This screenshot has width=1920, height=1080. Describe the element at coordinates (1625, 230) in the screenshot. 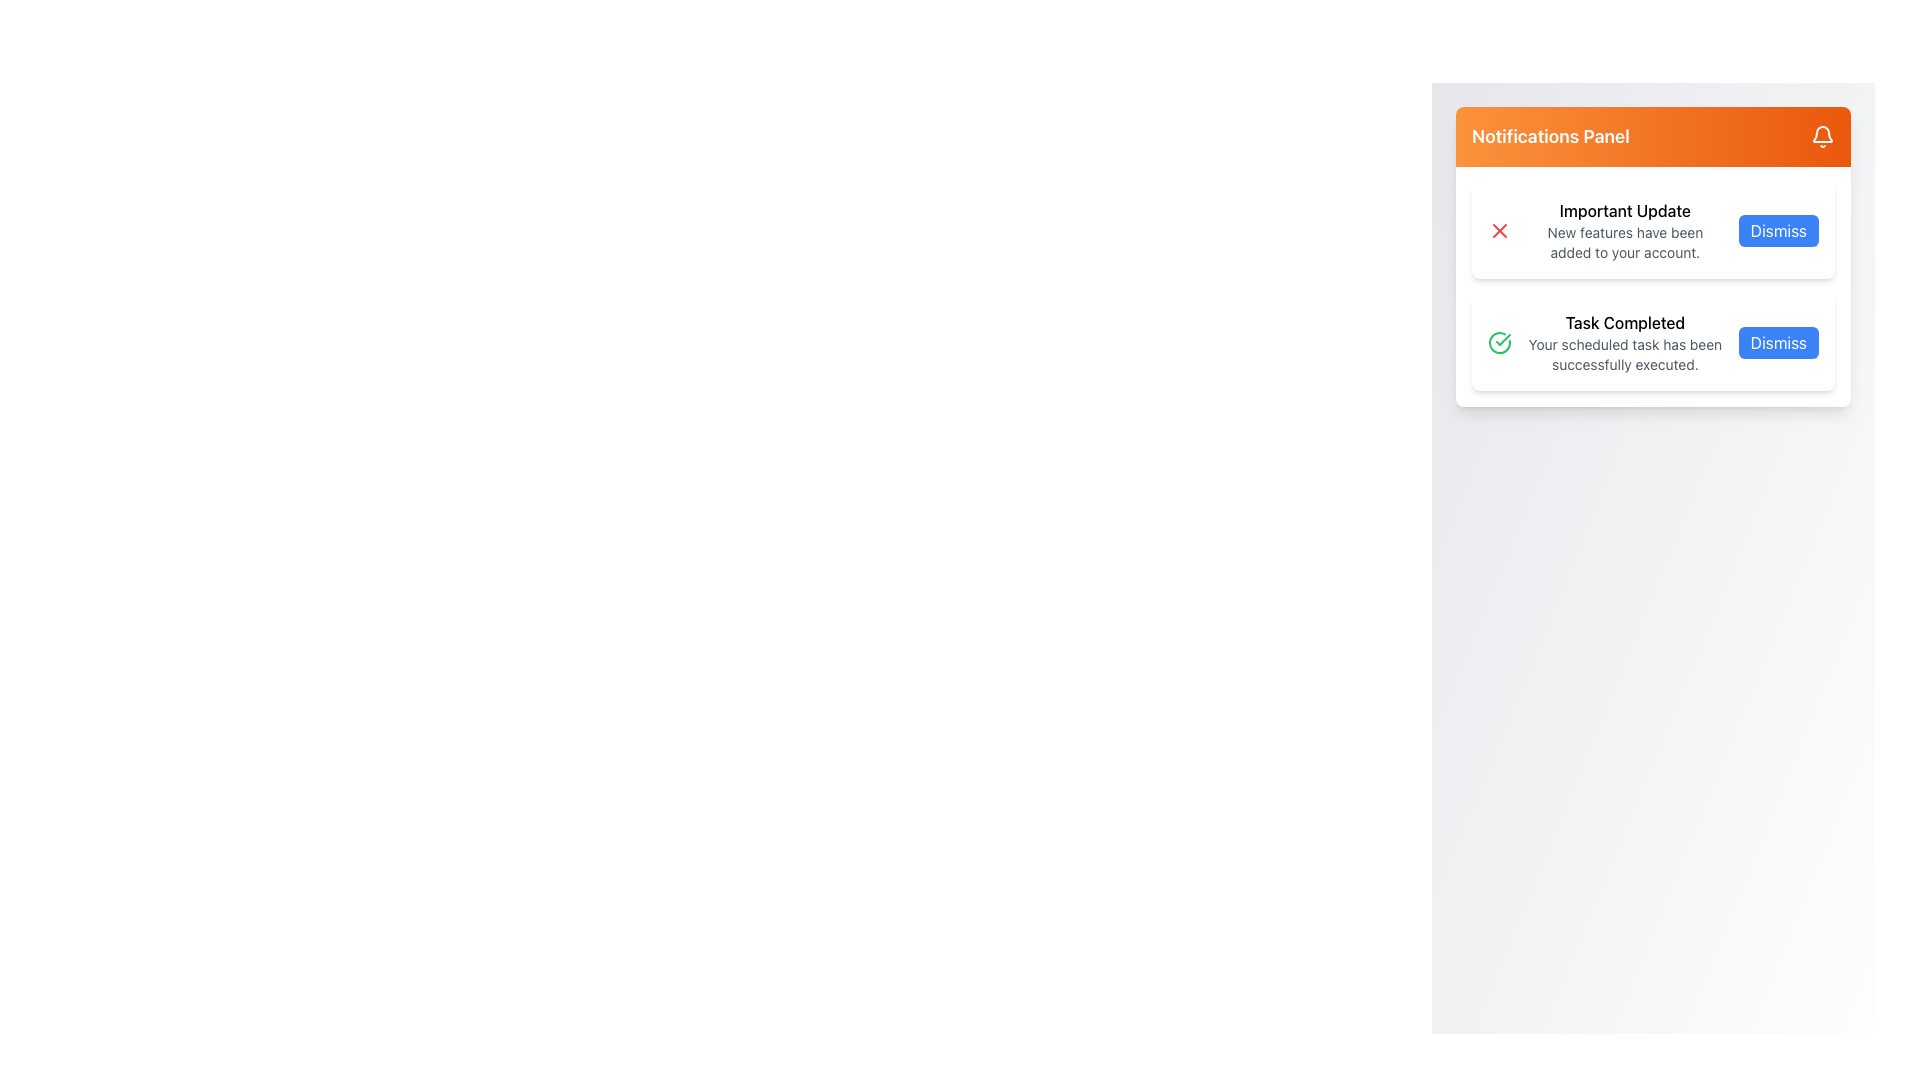

I see `the informational text component that contains a bold headline 'Important Update' and a smaller grayscale text stating 'New features have been added to your account.'` at that location.